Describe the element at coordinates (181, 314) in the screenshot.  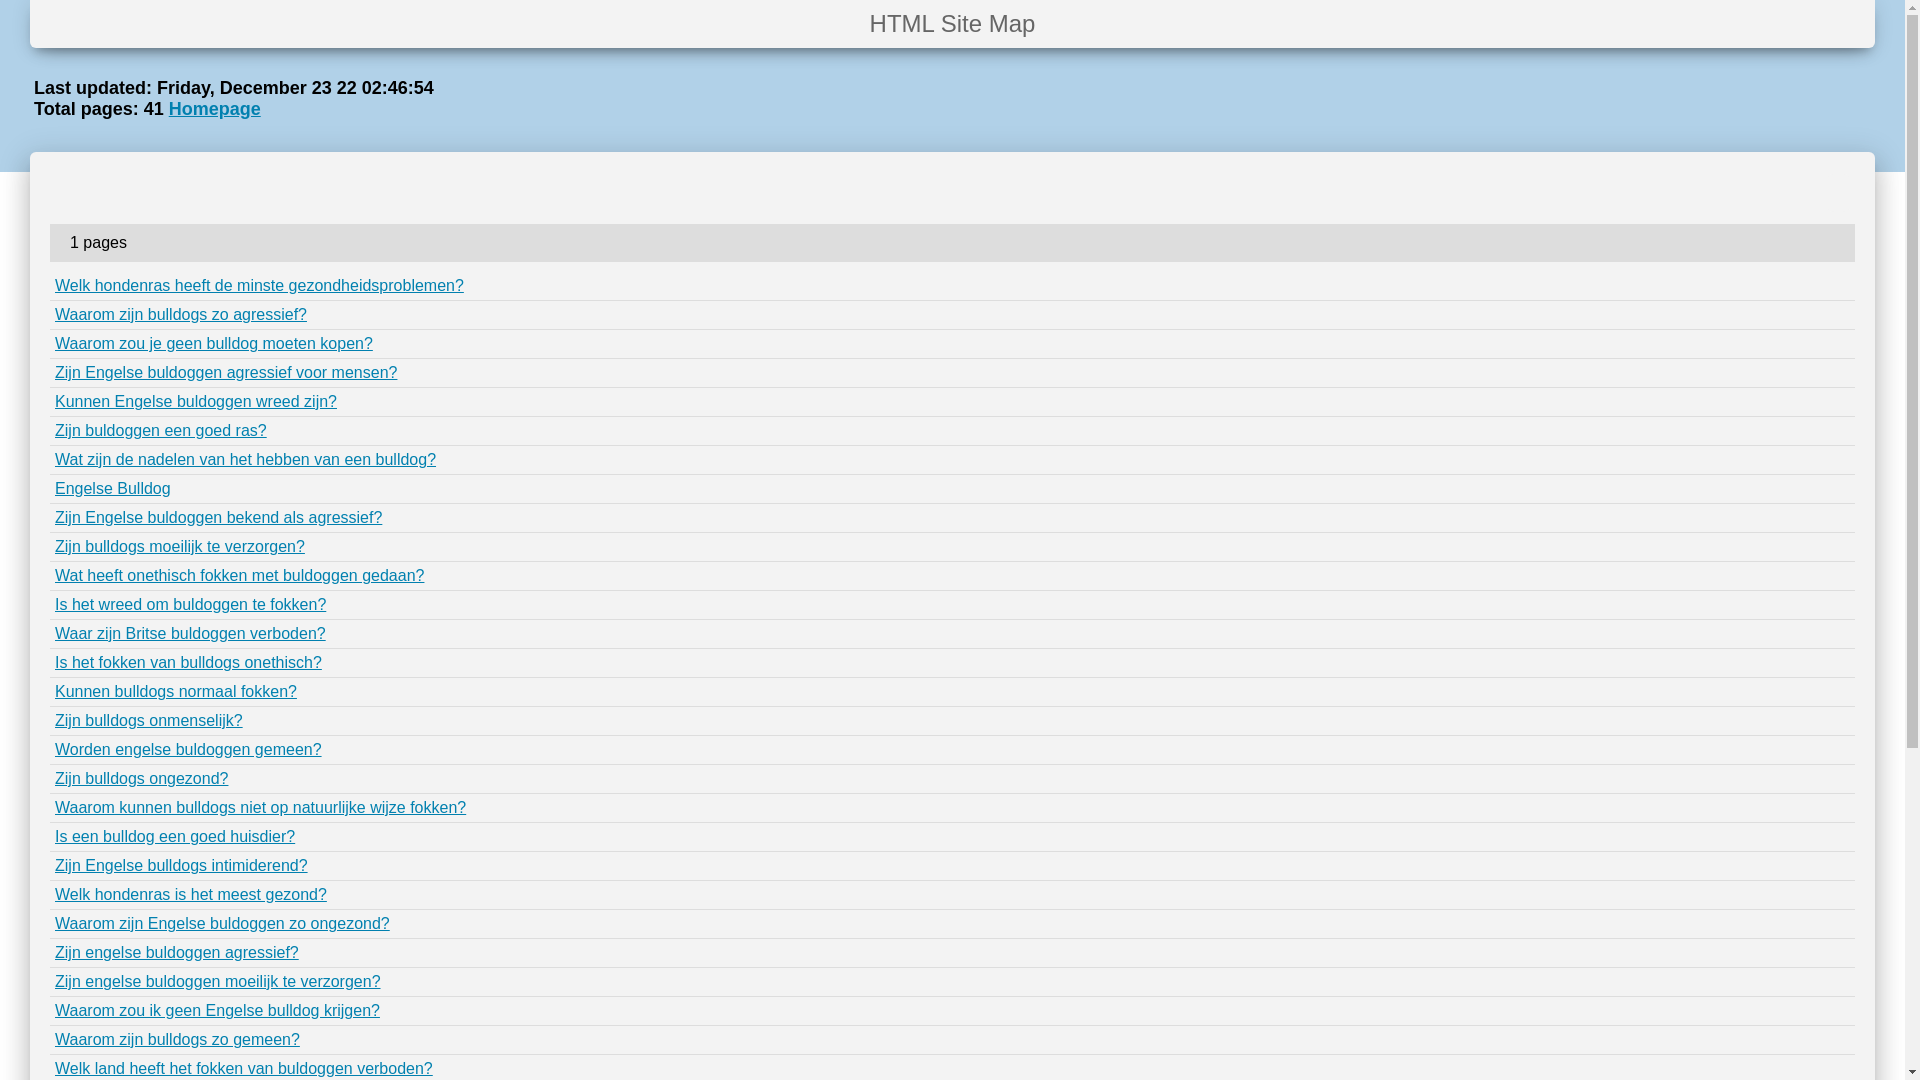
I see `'Waarom zijn bulldogs zo agressief?'` at that location.